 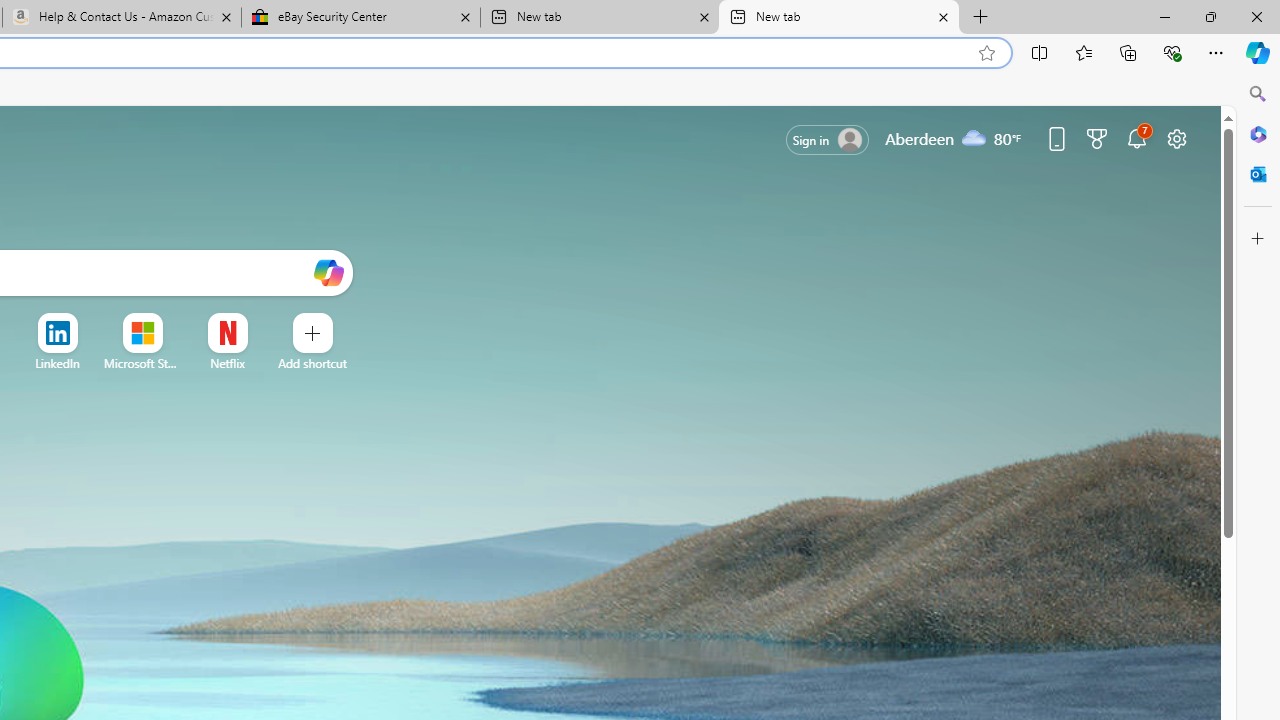 I want to click on 'Add a site', so click(x=311, y=363).